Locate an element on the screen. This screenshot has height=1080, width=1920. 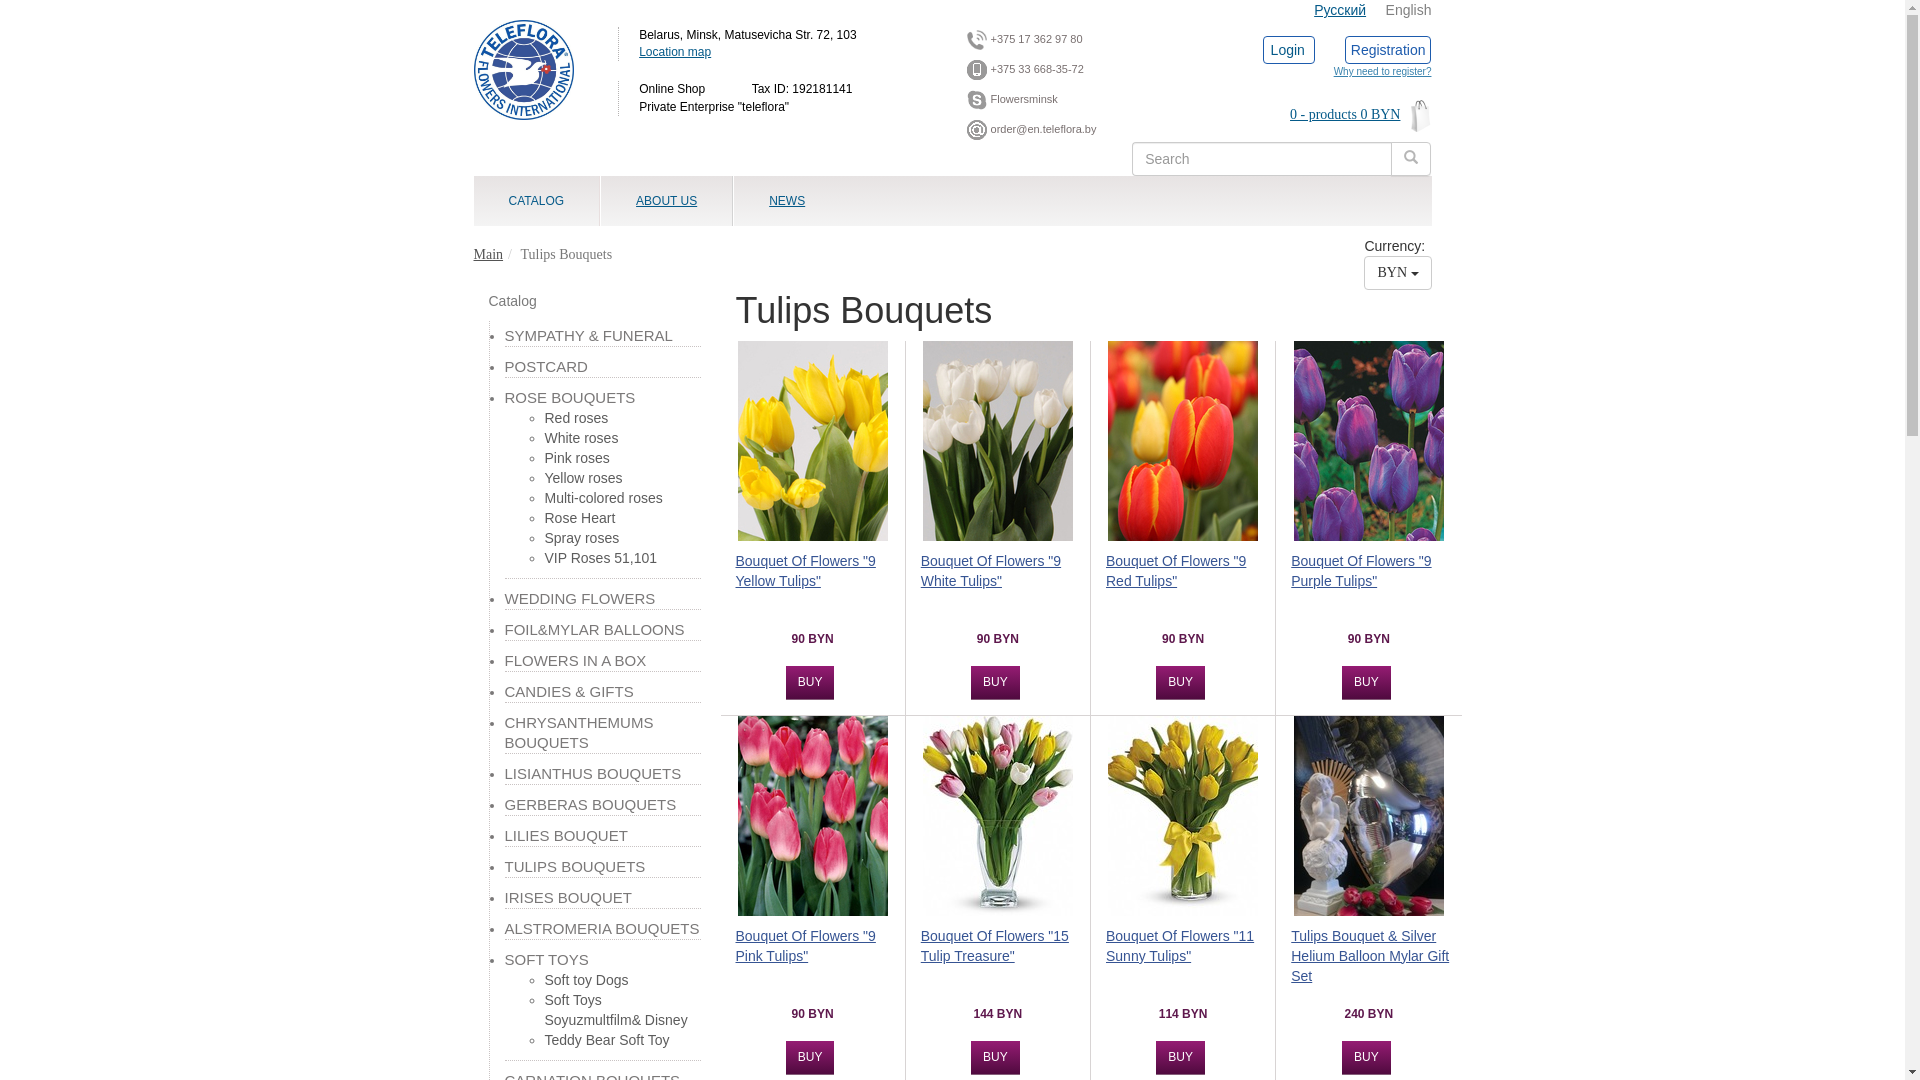
'LILIES BOUQUET' is located at coordinates (564, 835).